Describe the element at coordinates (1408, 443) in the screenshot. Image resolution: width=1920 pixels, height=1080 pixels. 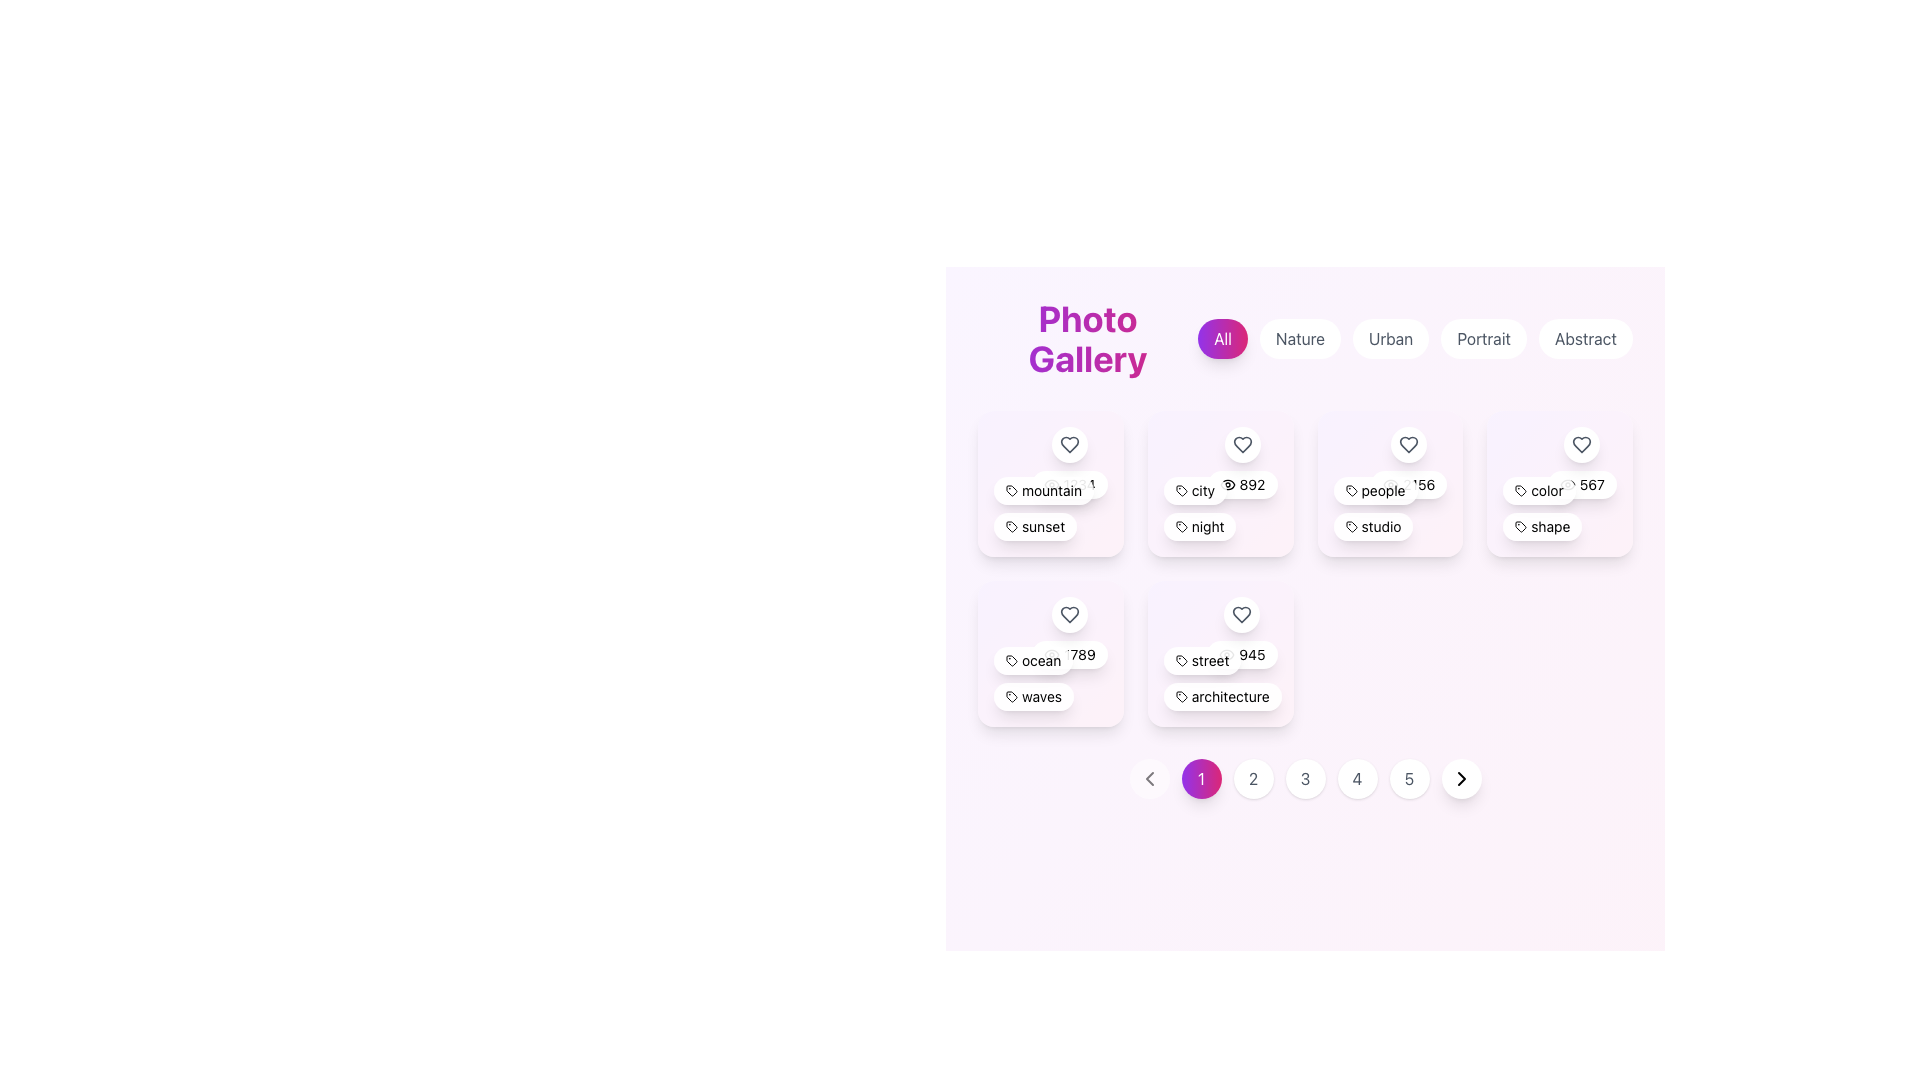
I see `the heart-shaped icon in the first row, third column of the grid layout to interact with it` at that location.